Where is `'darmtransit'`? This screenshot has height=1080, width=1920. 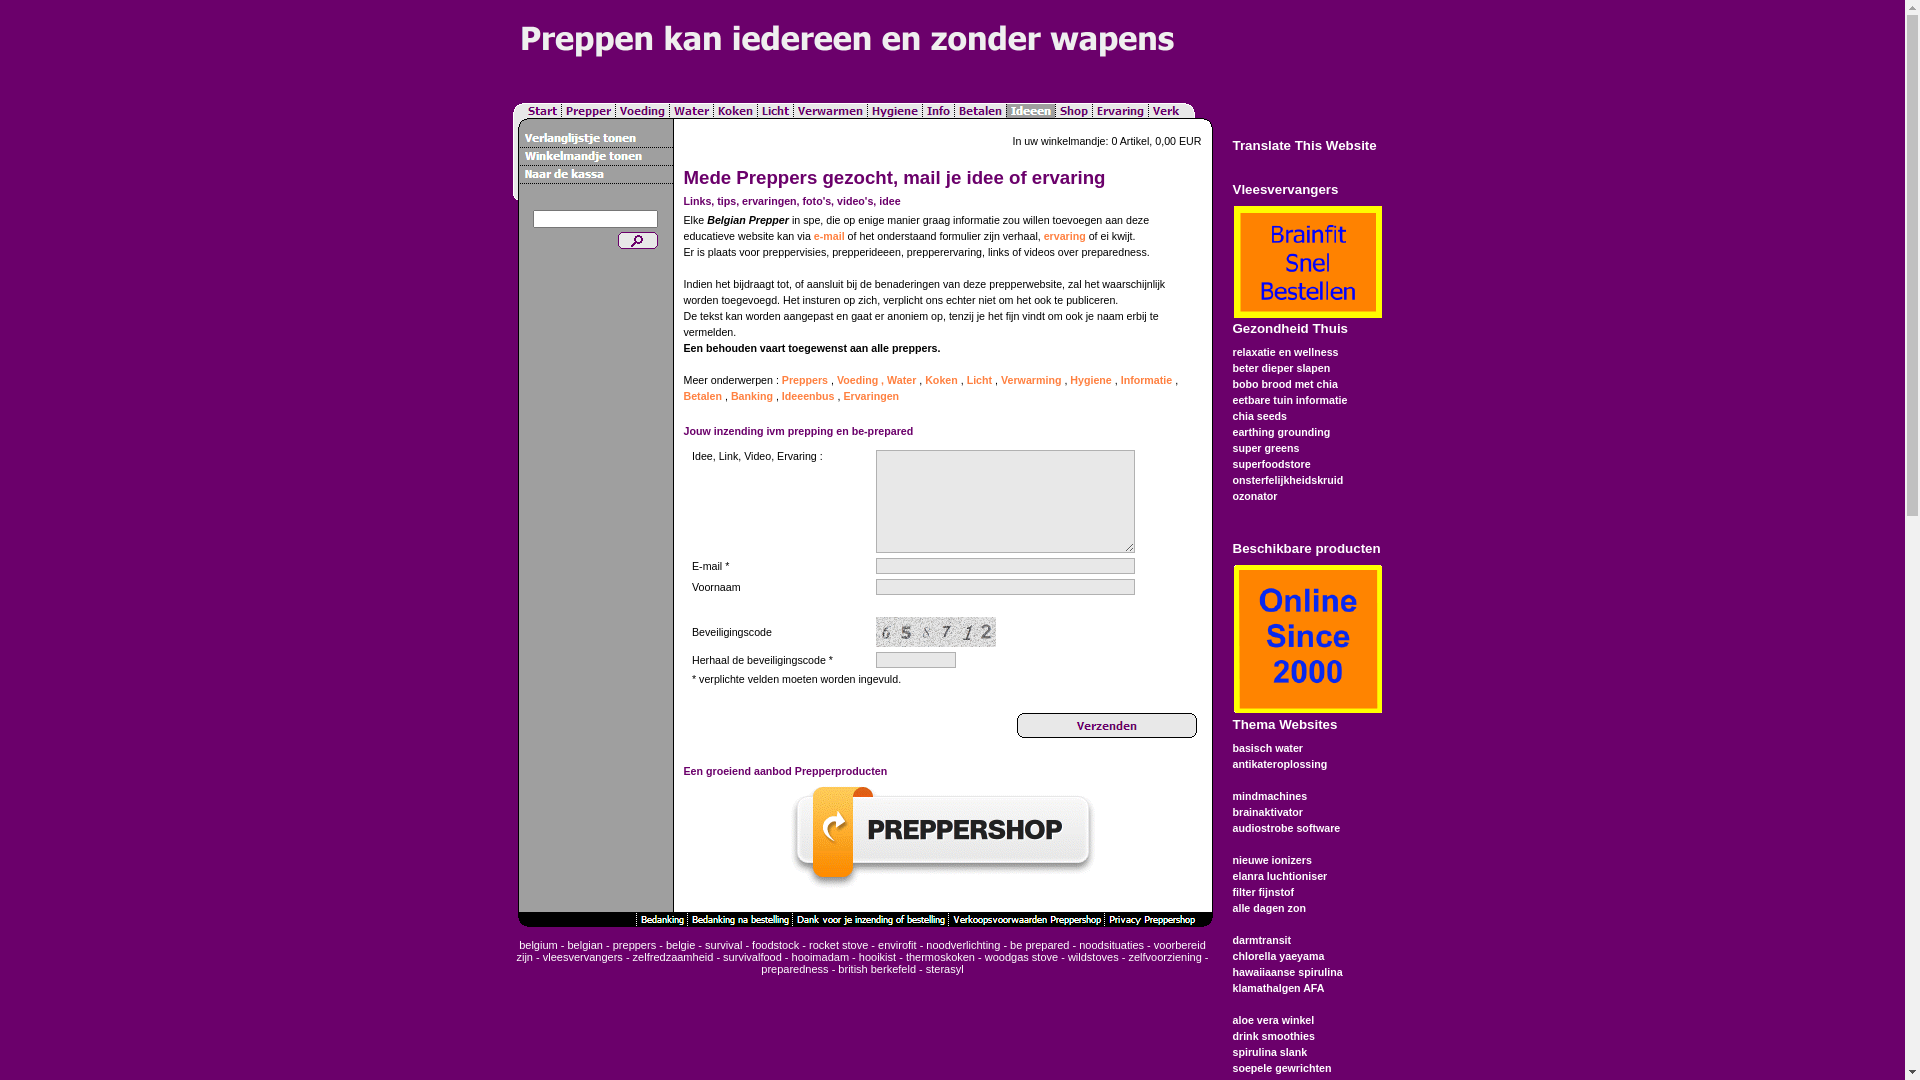 'darmtransit' is located at coordinates (1260, 940).